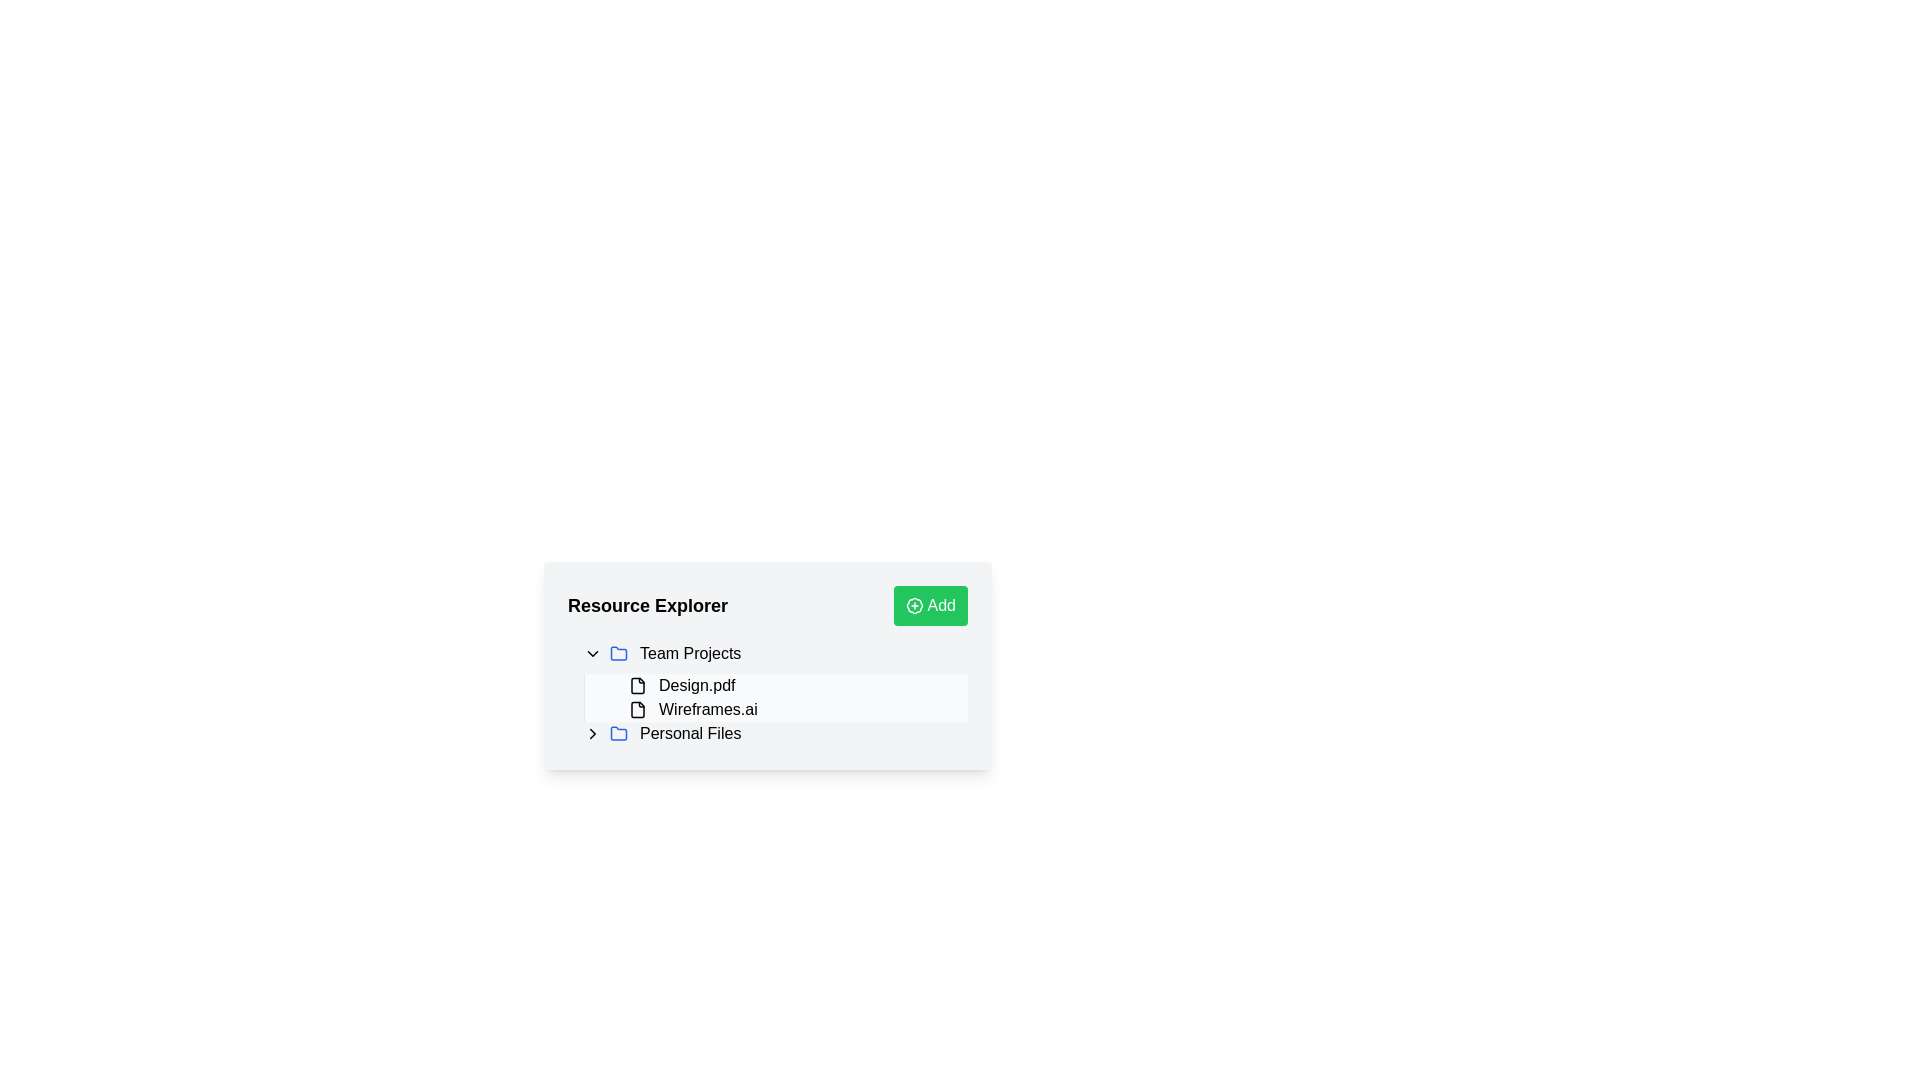  I want to click on folder icon representing the 'Team Projects' navigational section, which is located to the right of the arrow toggle and just before the 'Team Projects' label, so click(618, 654).